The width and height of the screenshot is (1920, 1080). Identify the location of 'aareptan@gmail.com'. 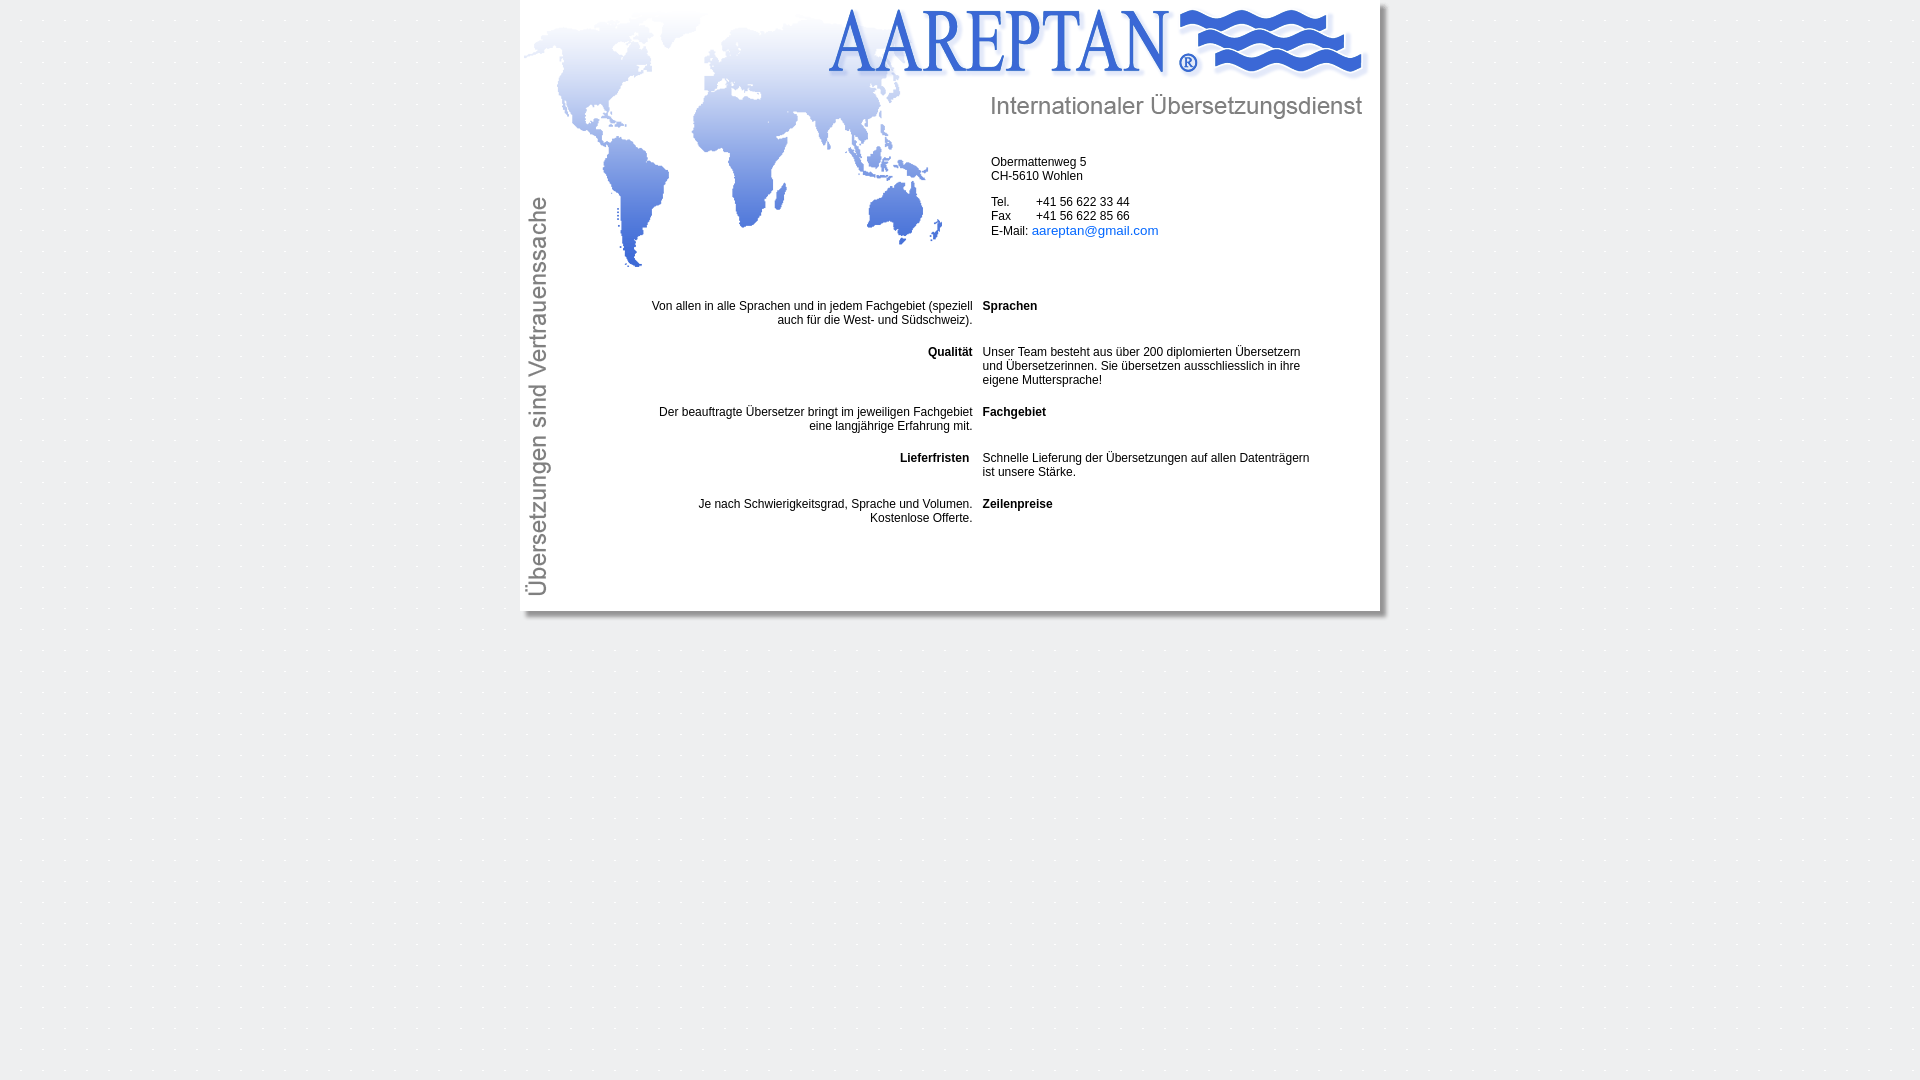
(1094, 229).